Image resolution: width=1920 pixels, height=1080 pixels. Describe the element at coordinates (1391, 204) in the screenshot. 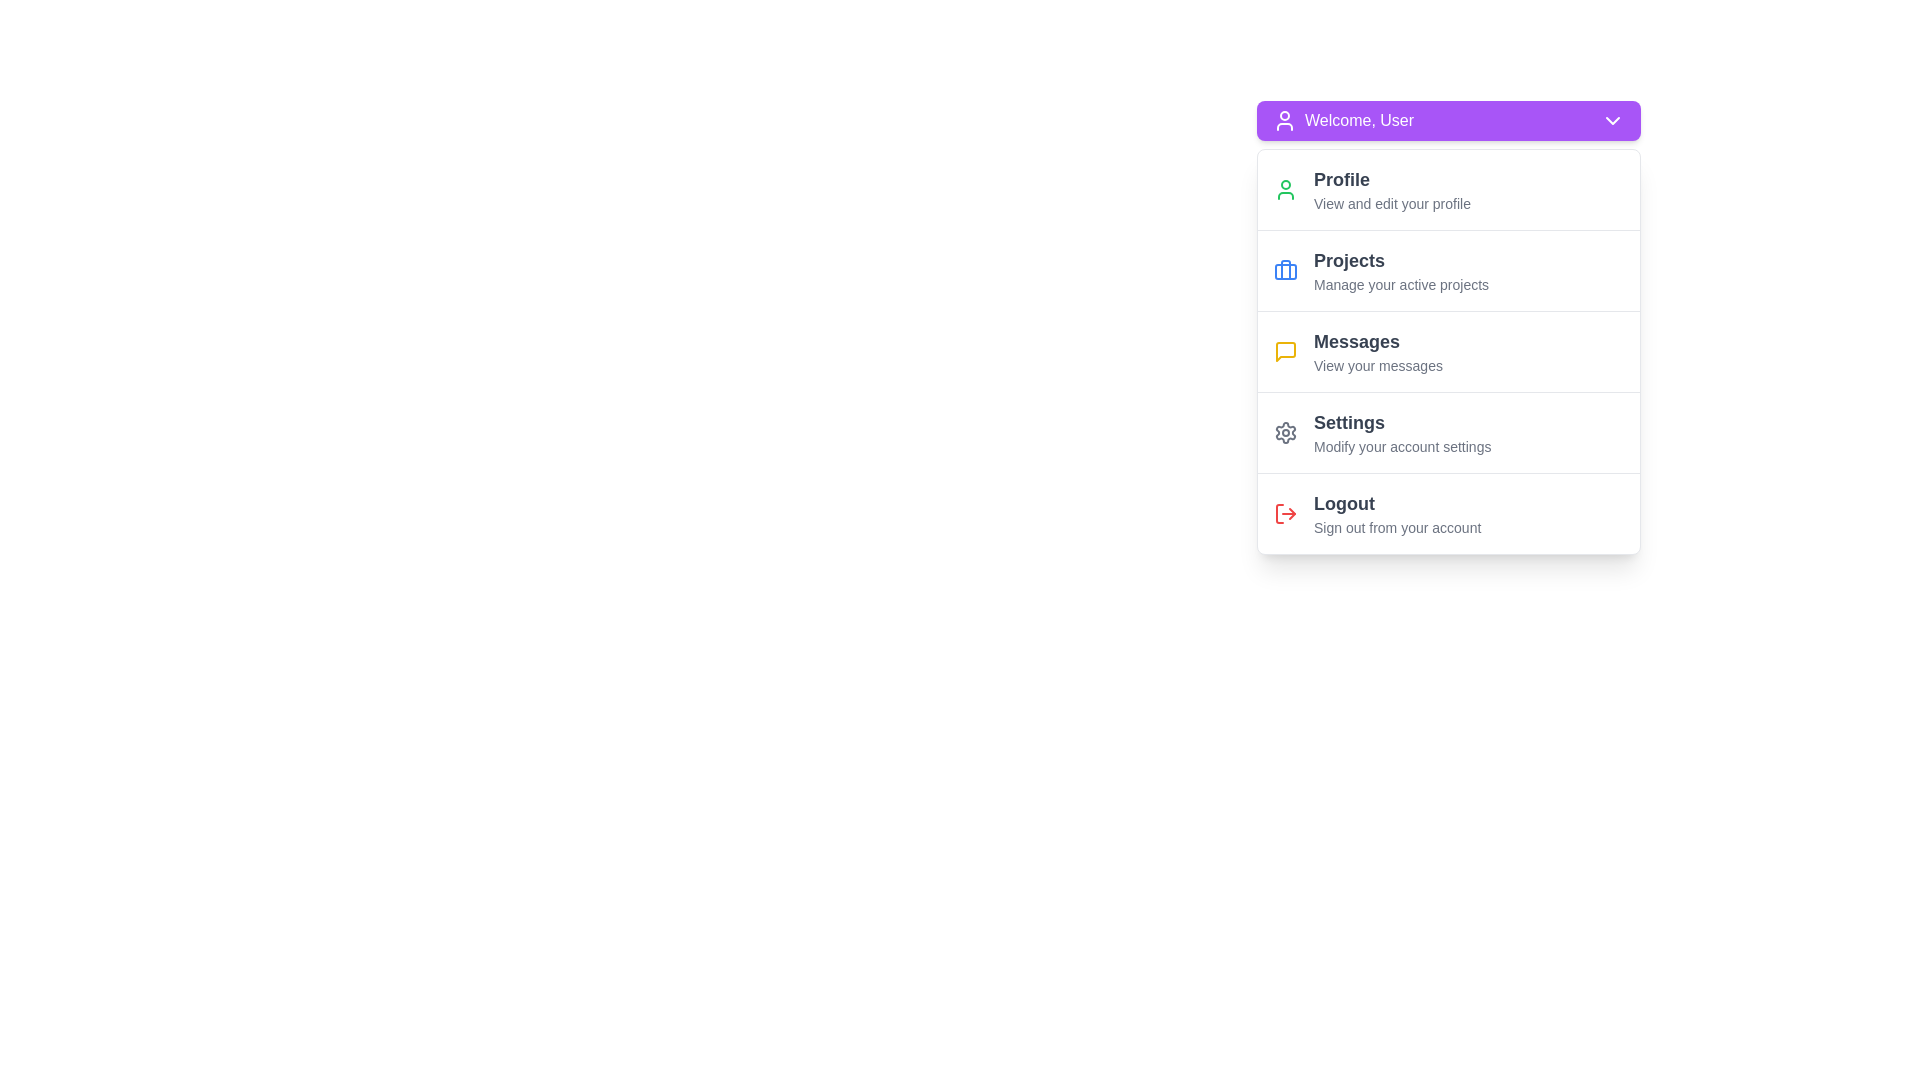

I see `the static text providing additional guidance about the 'Profile' menu item, located under the 'Profile' label in the dropdown menu` at that location.